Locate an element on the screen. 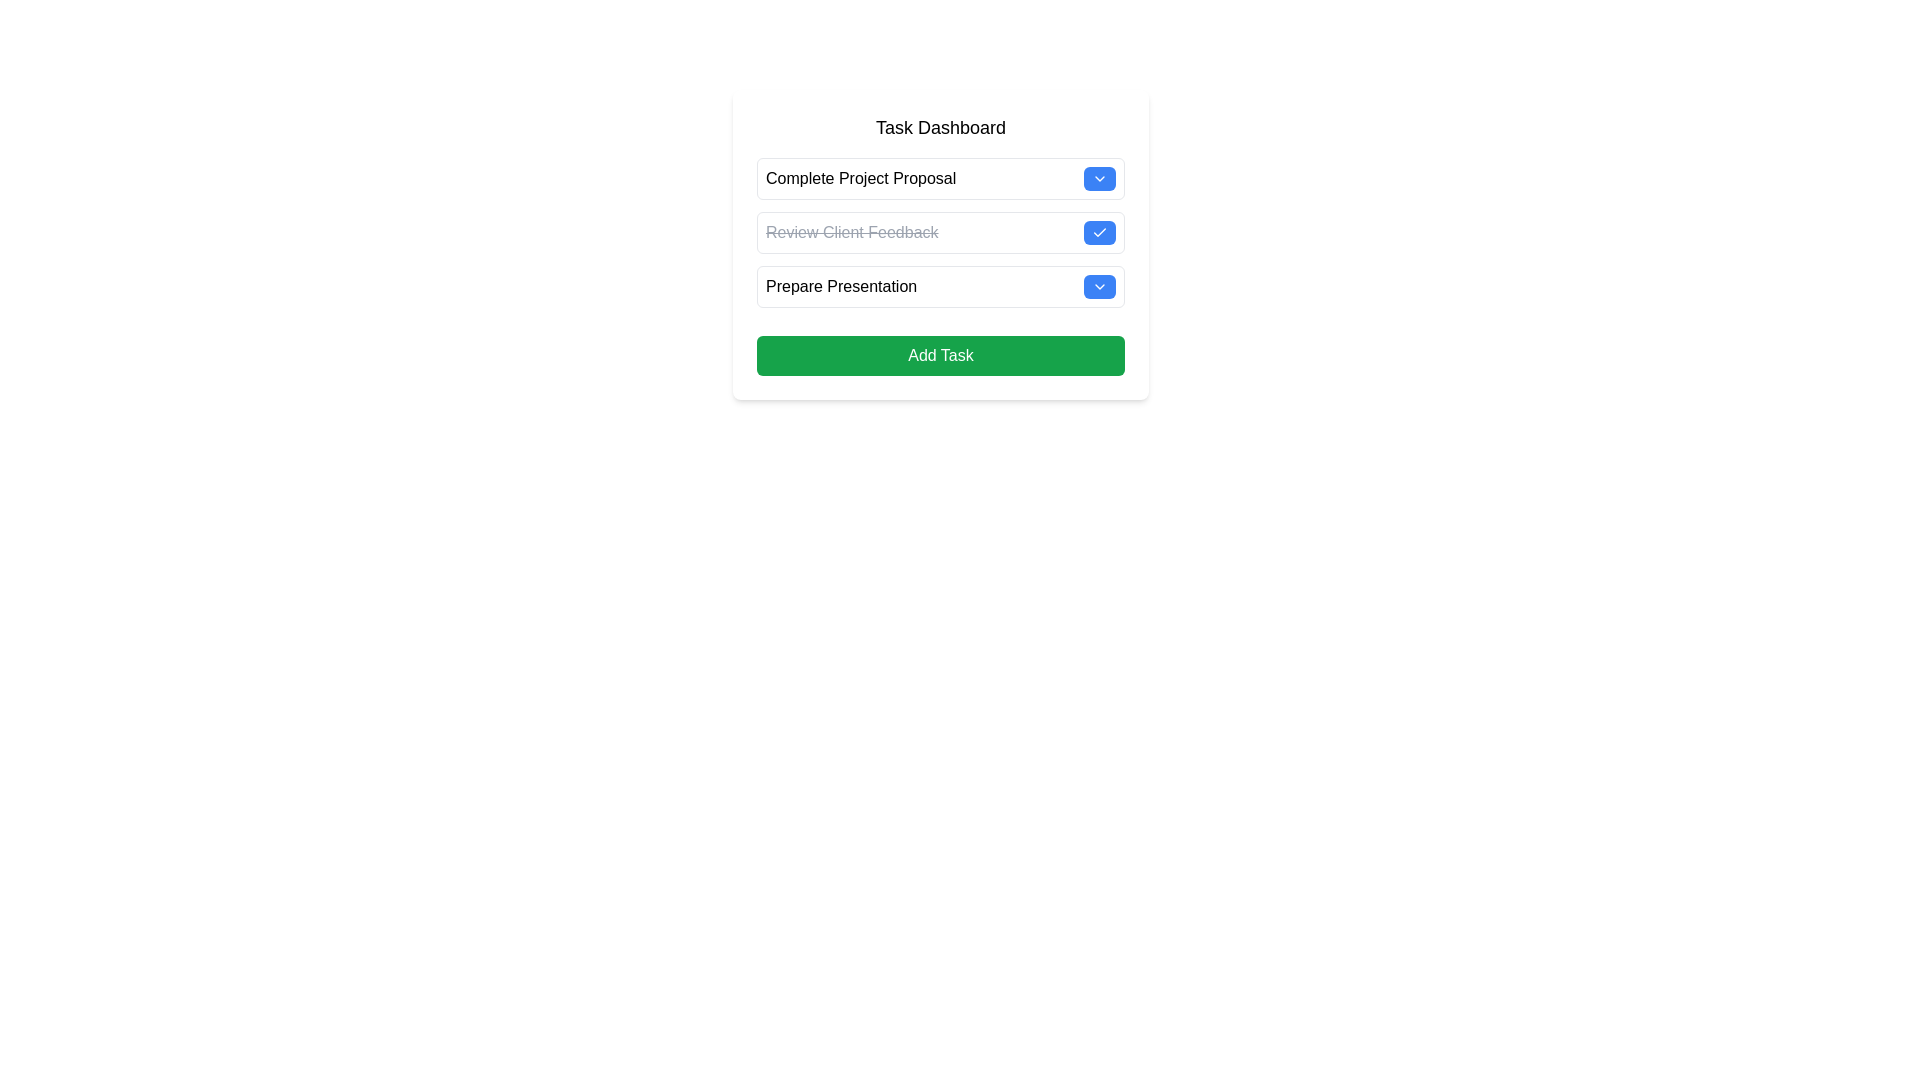 This screenshot has height=1080, width=1920. the task title area of the 'Complete Project Proposal' task item, which features a dropdown button, to perform potential actions is located at coordinates (939, 177).